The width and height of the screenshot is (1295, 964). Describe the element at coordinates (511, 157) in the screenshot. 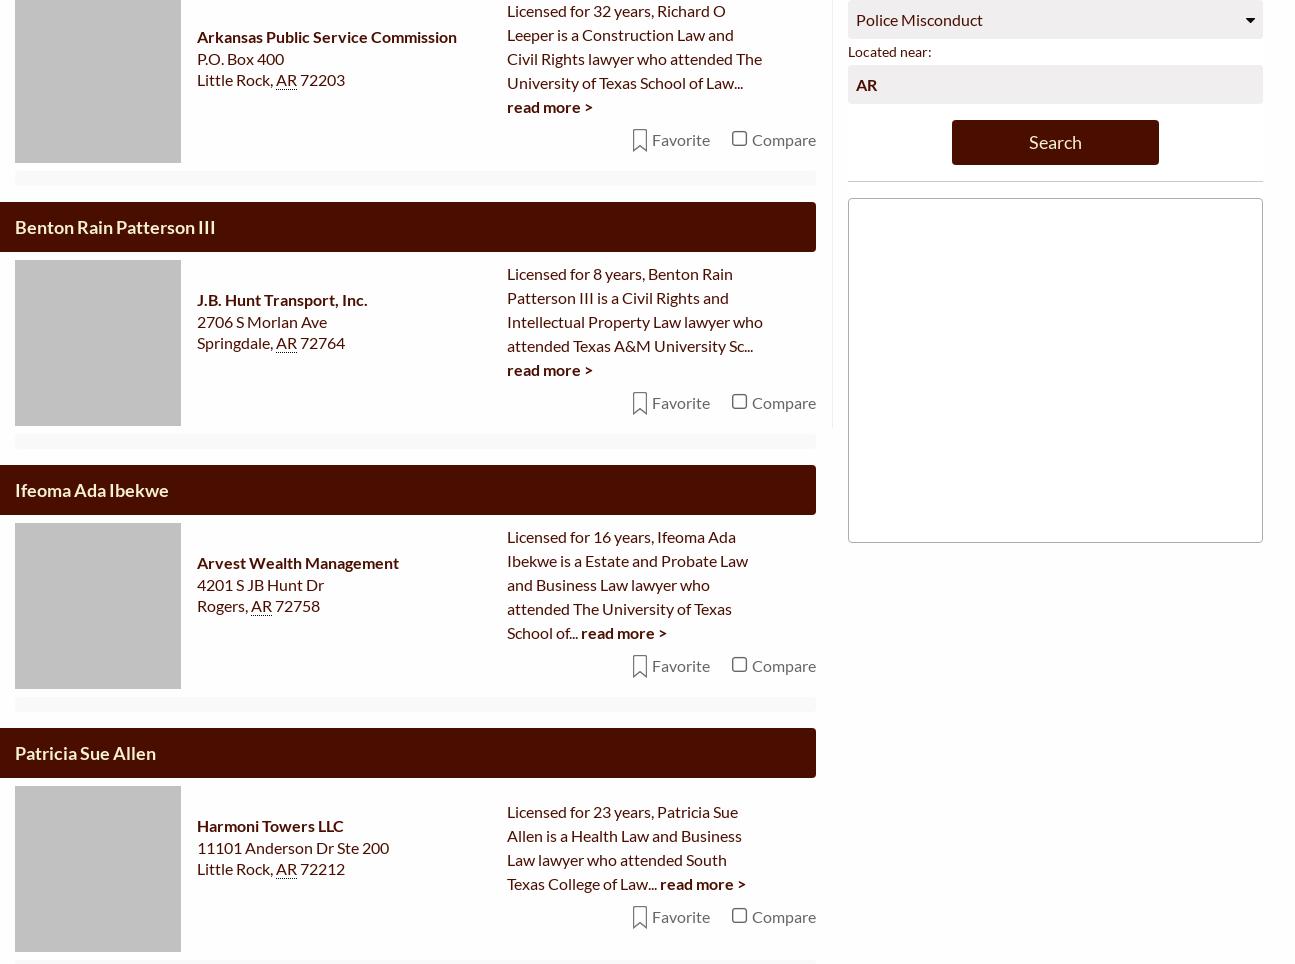

I see `'6'` at that location.